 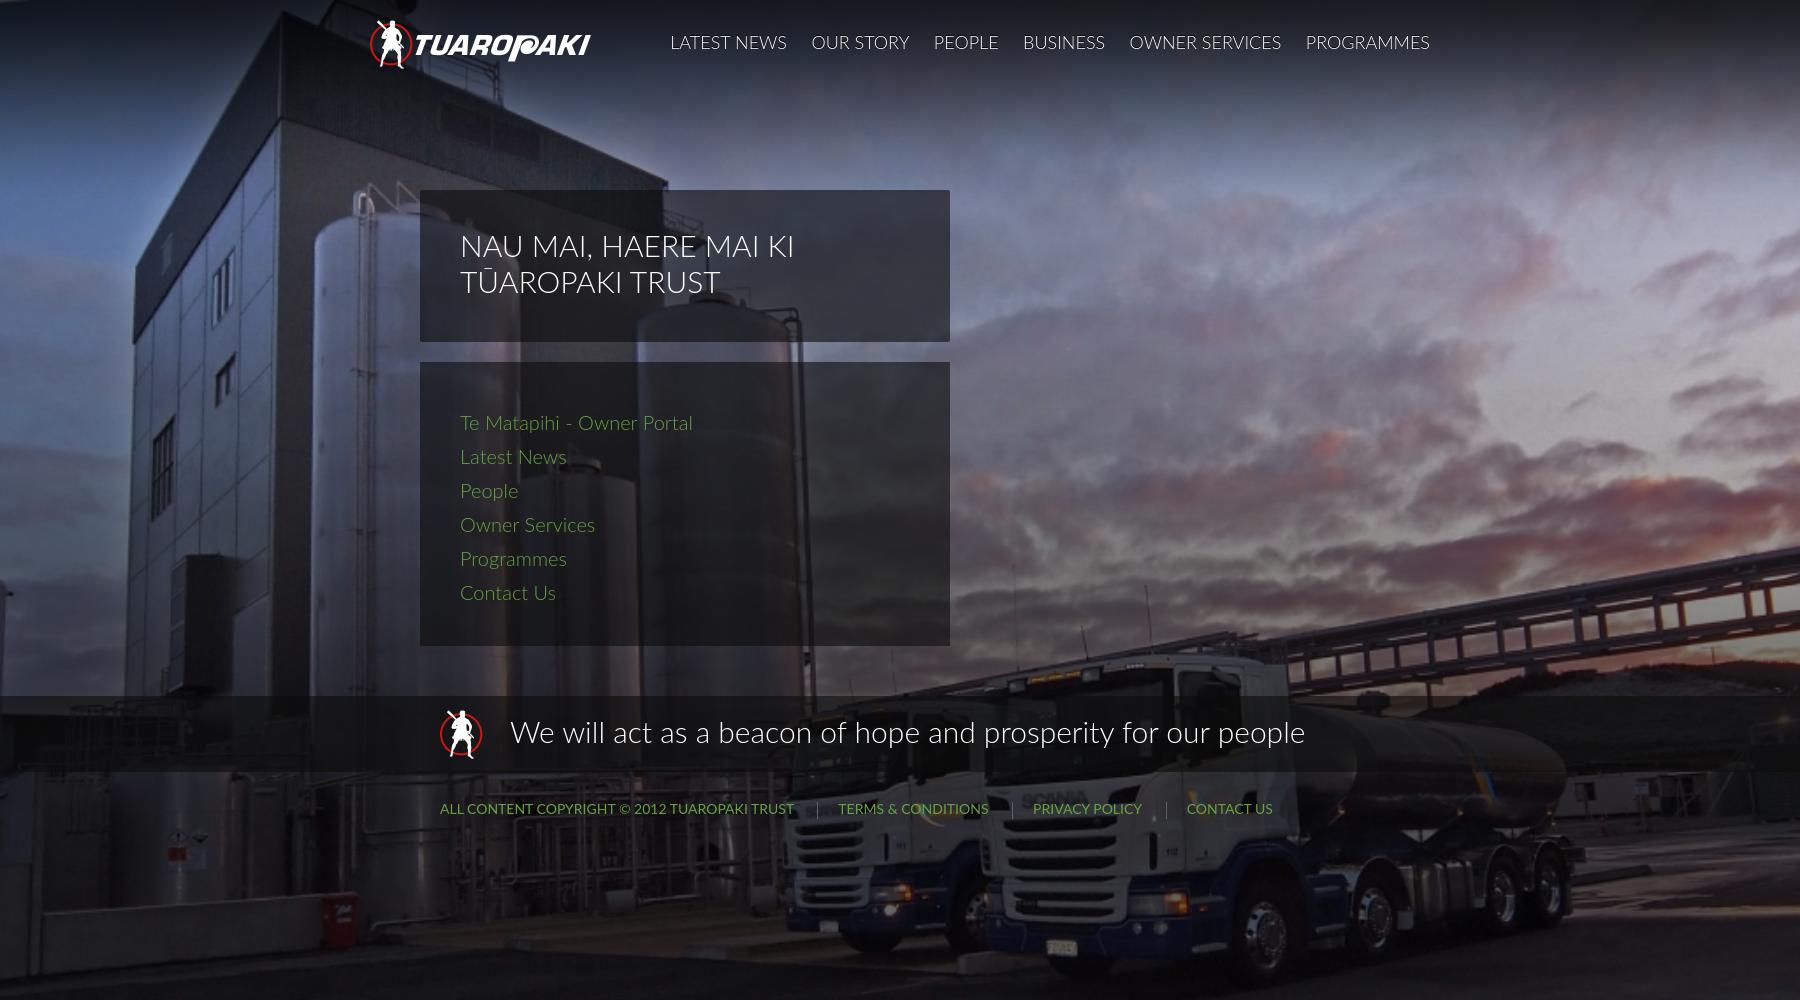 What do you see at coordinates (576, 424) in the screenshot?
I see `'Te Matapihi - Owner Portal'` at bounding box center [576, 424].